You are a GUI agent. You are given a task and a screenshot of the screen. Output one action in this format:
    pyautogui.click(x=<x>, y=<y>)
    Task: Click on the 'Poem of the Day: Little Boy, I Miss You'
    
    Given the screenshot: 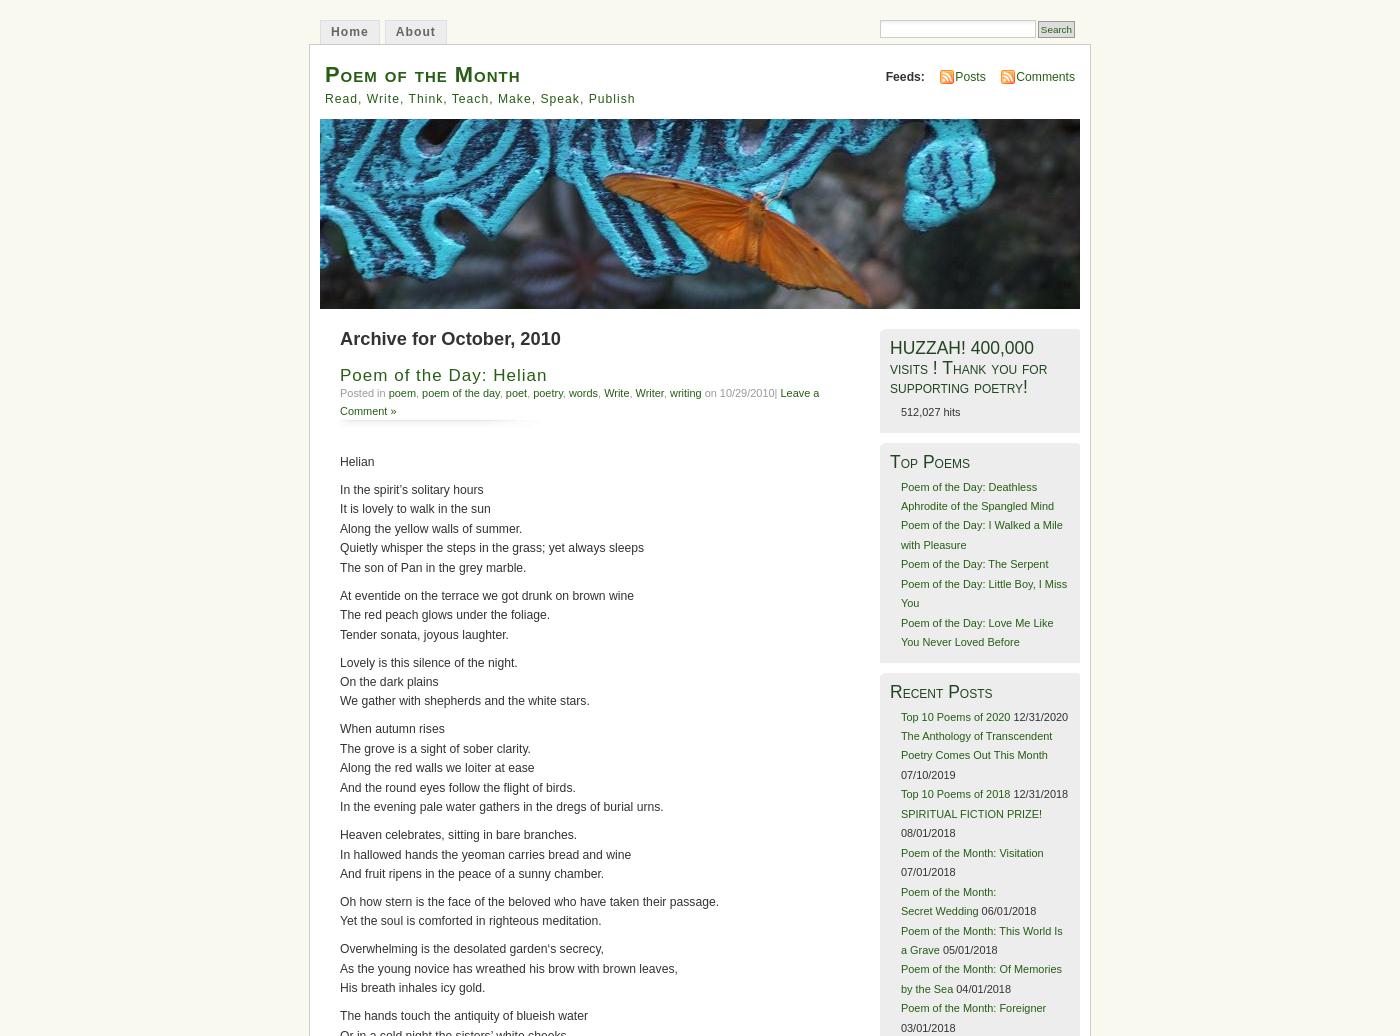 What is the action you would take?
    pyautogui.click(x=983, y=593)
    